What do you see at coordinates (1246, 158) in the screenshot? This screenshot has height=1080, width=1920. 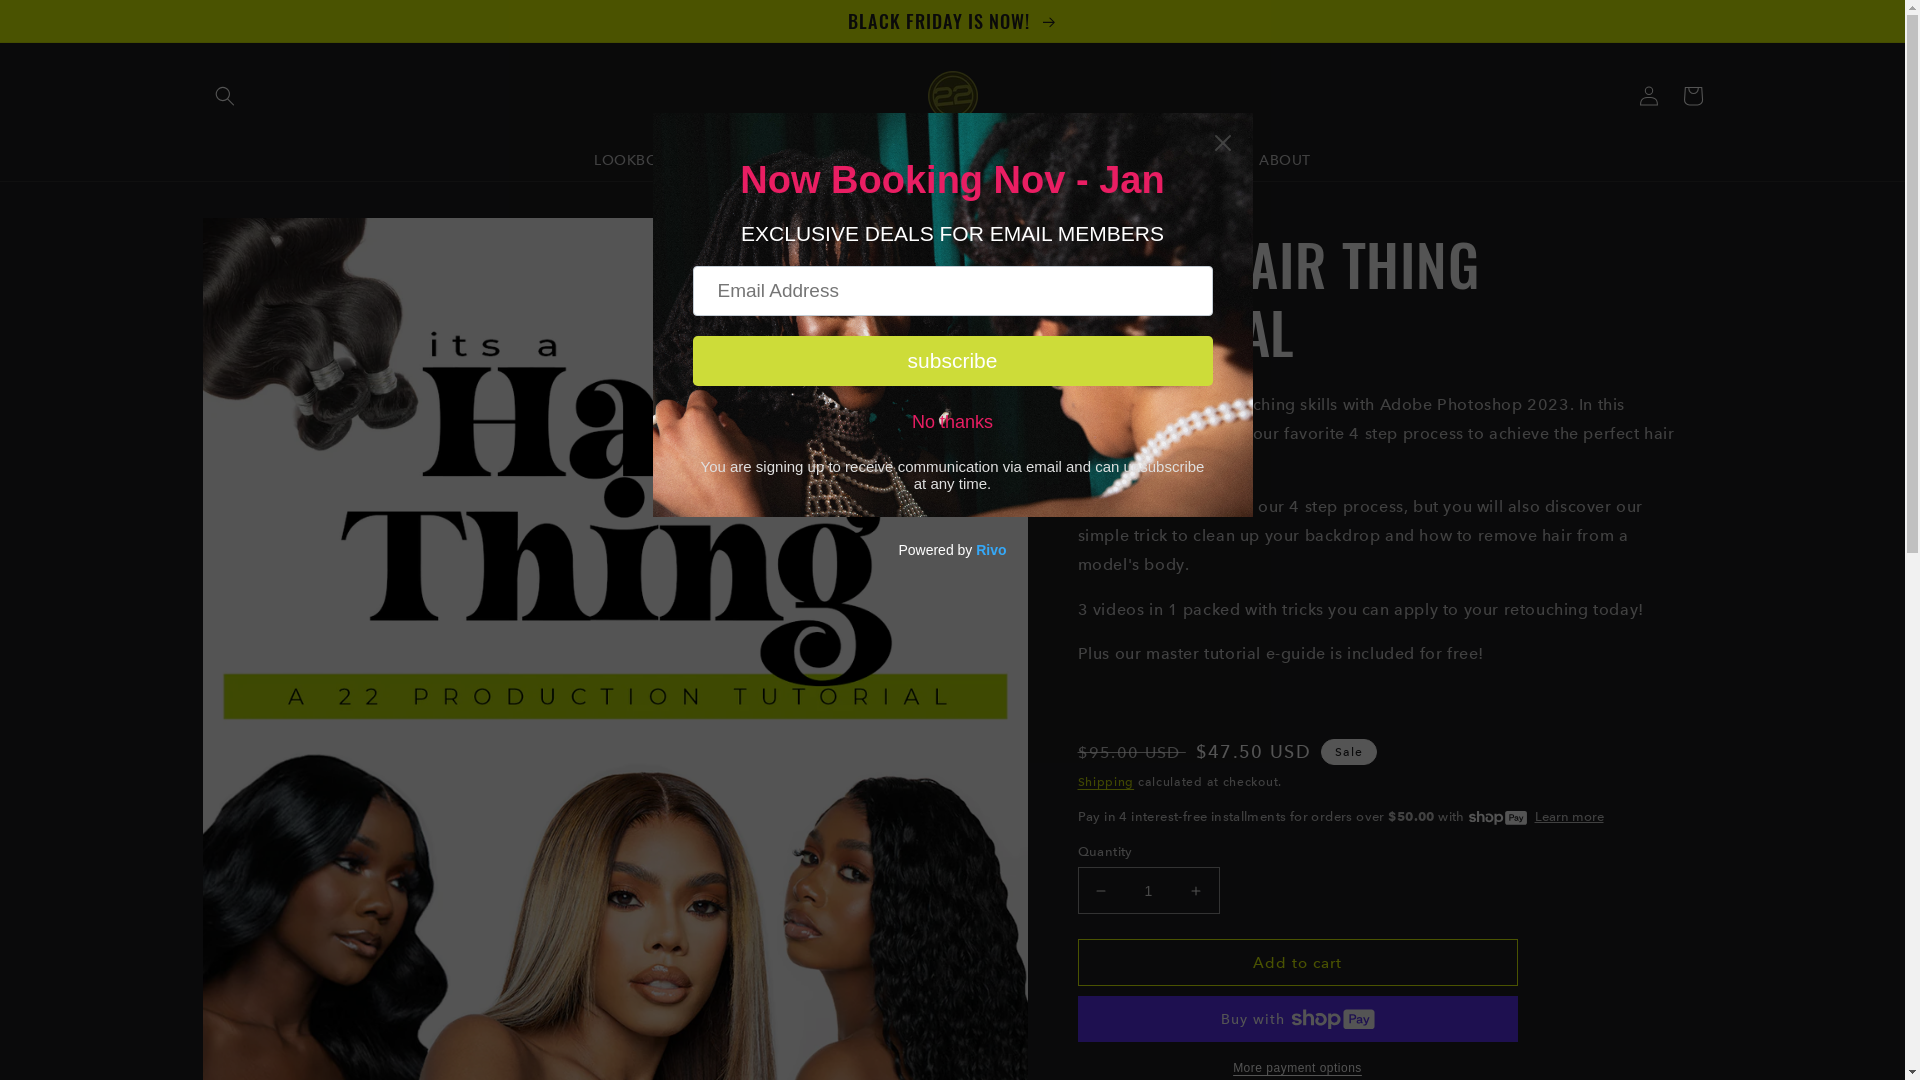 I see `'ABOUT'` at bounding box center [1246, 158].